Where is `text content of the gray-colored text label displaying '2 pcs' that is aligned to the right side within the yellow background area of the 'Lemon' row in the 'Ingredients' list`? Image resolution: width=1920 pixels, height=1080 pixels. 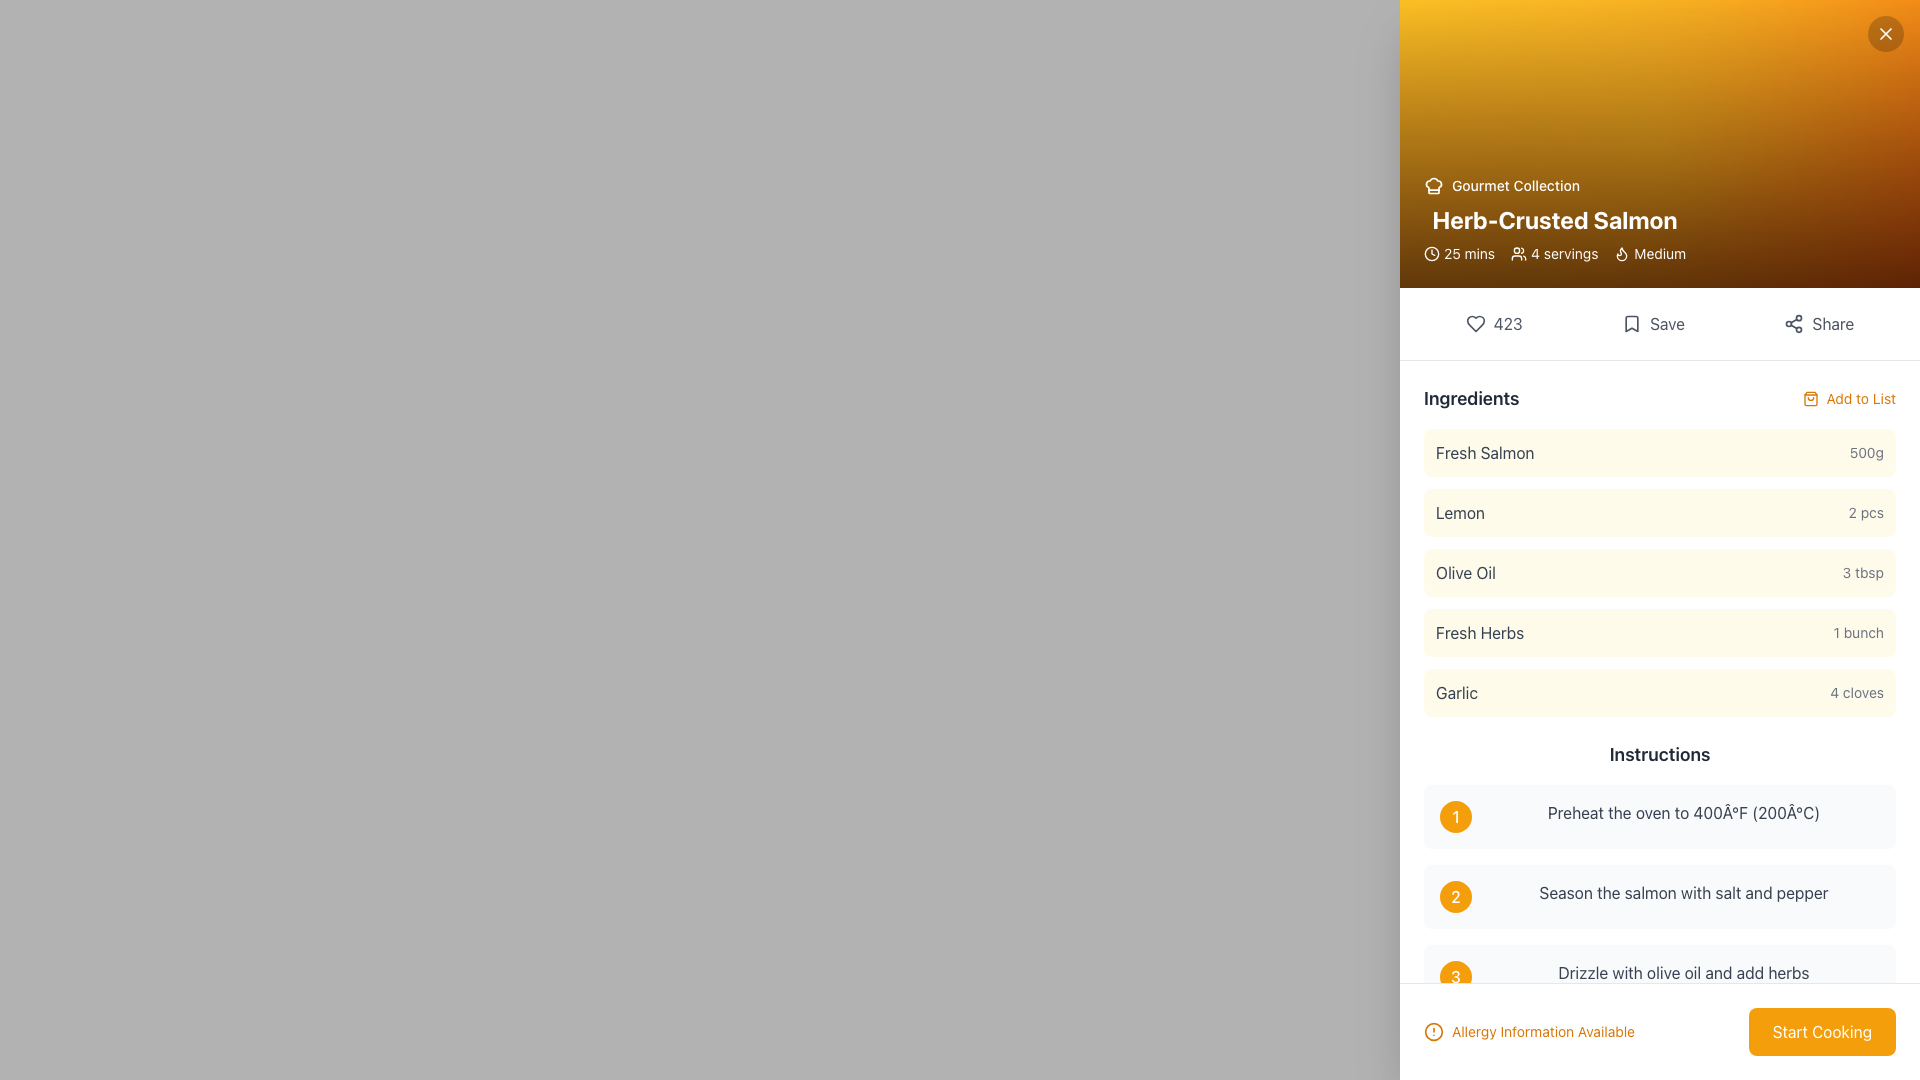
text content of the gray-colored text label displaying '2 pcs' that is aligned to the right side within the yellow background area of the 'Lemon' row in the 'Ingredients' list is located at coordinates (1865, 512).